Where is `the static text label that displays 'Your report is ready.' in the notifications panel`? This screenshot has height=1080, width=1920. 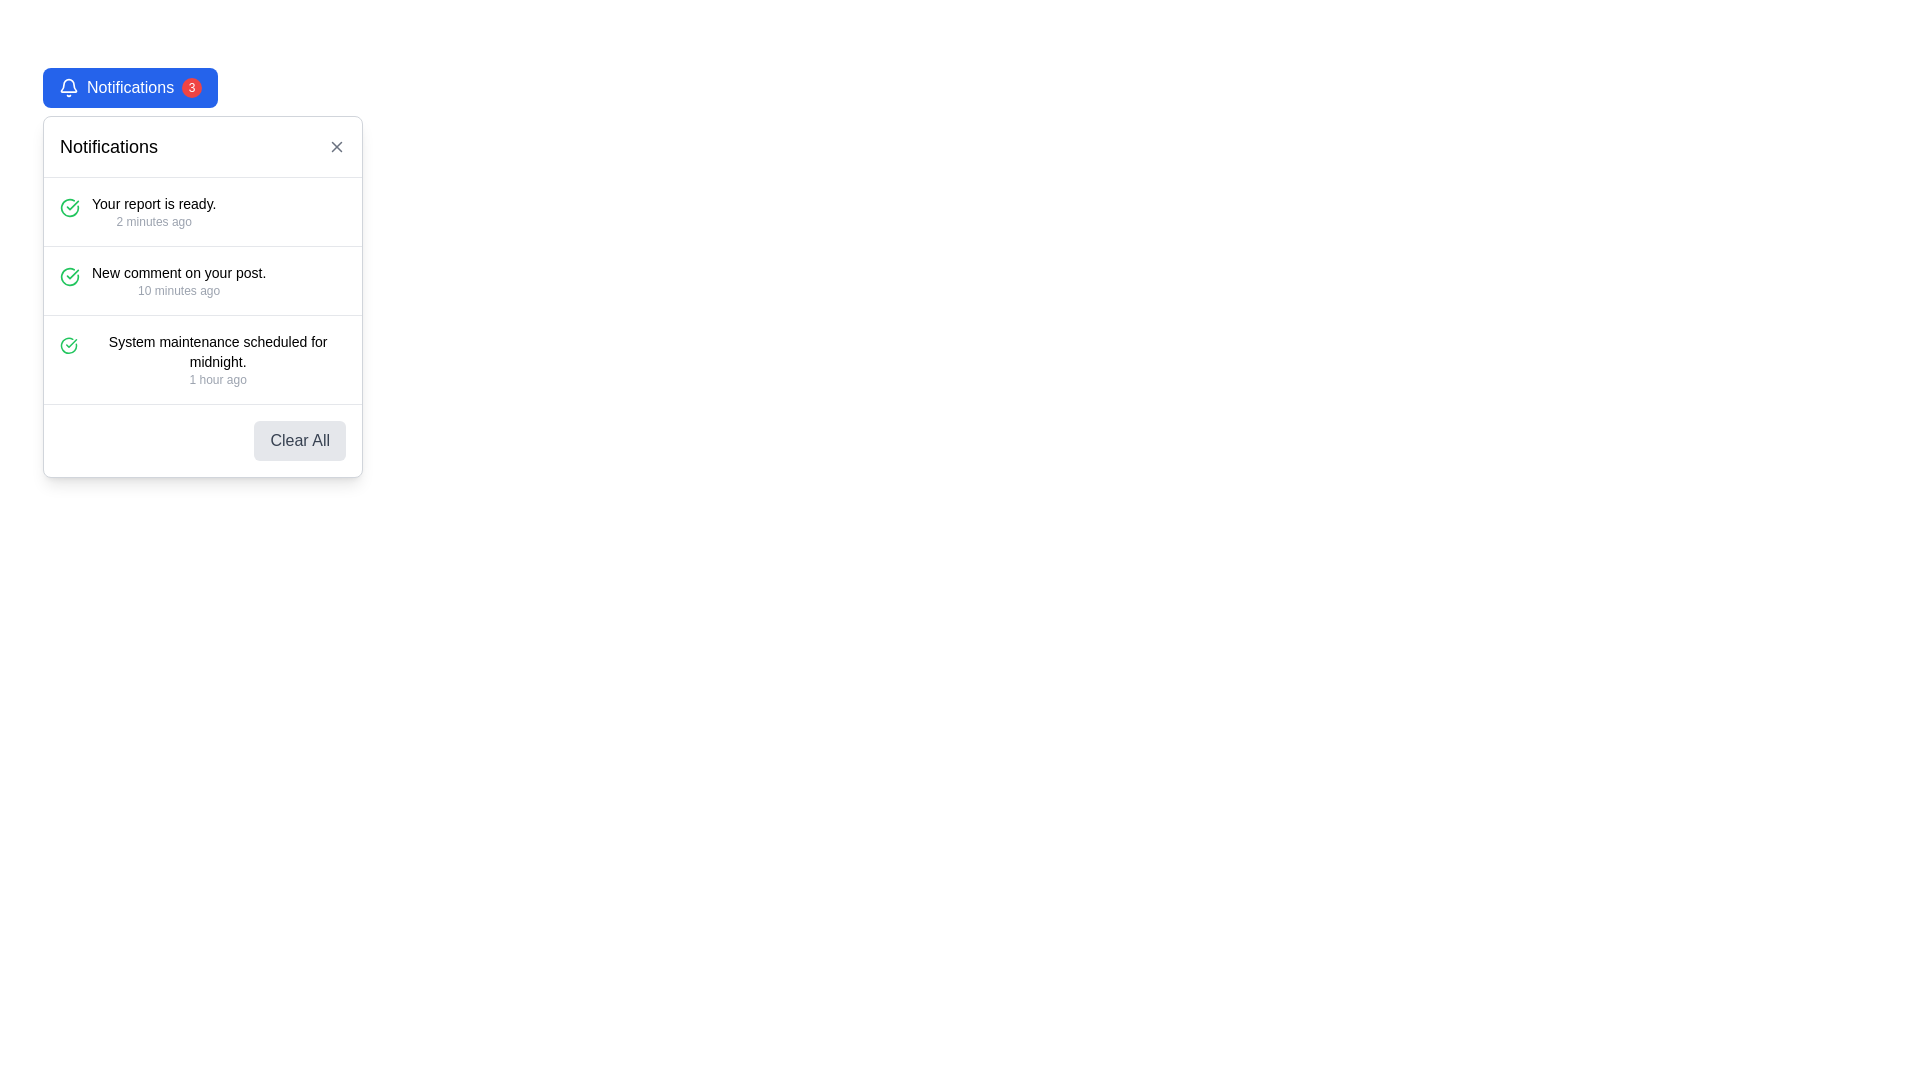 the static text label that displays 'Your report is ready.' in the notifications panel is located at coordinates (153, 204).